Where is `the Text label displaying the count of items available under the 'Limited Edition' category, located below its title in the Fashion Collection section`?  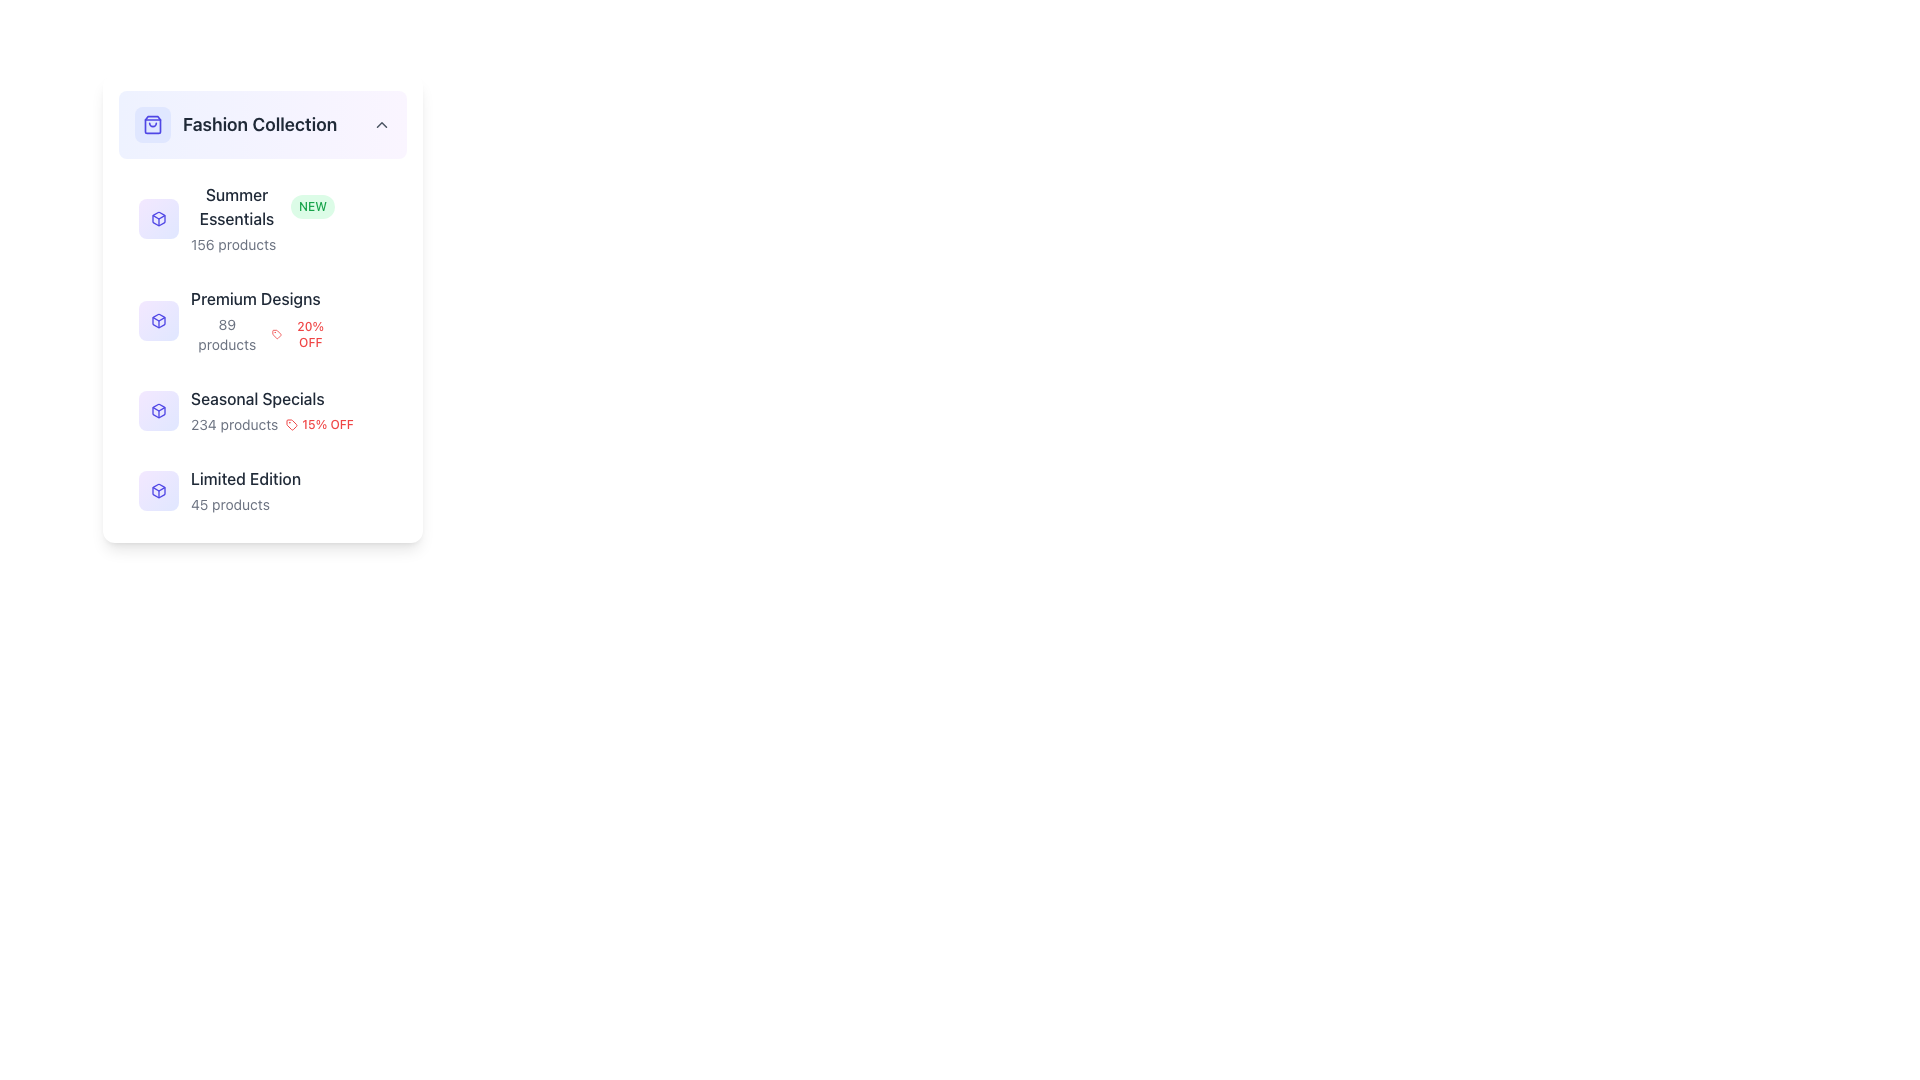
the Text label displaying the count of items available under the 'Limited Edition' category, located below its title in the Fashion Collection section is located at coordinates (262, 504).